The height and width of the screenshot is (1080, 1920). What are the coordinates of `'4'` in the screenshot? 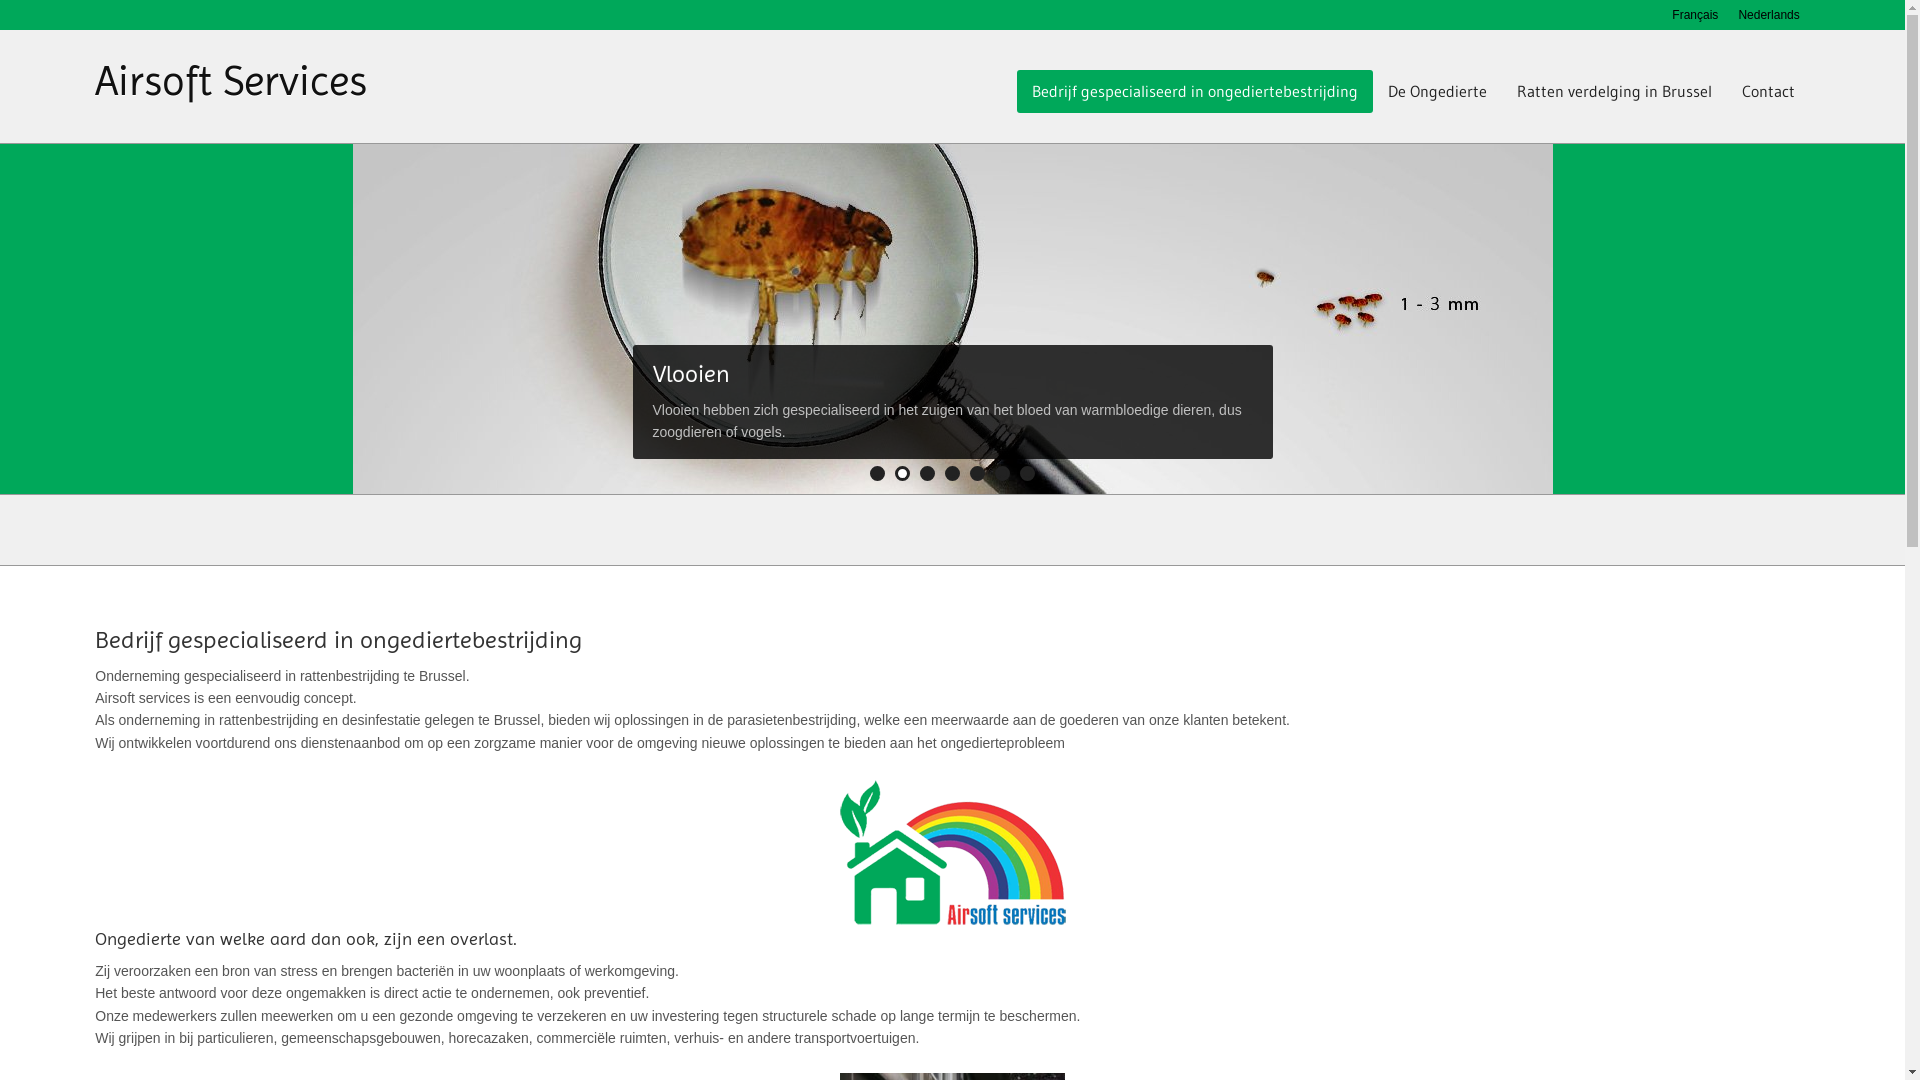 It's located at (951, 473).